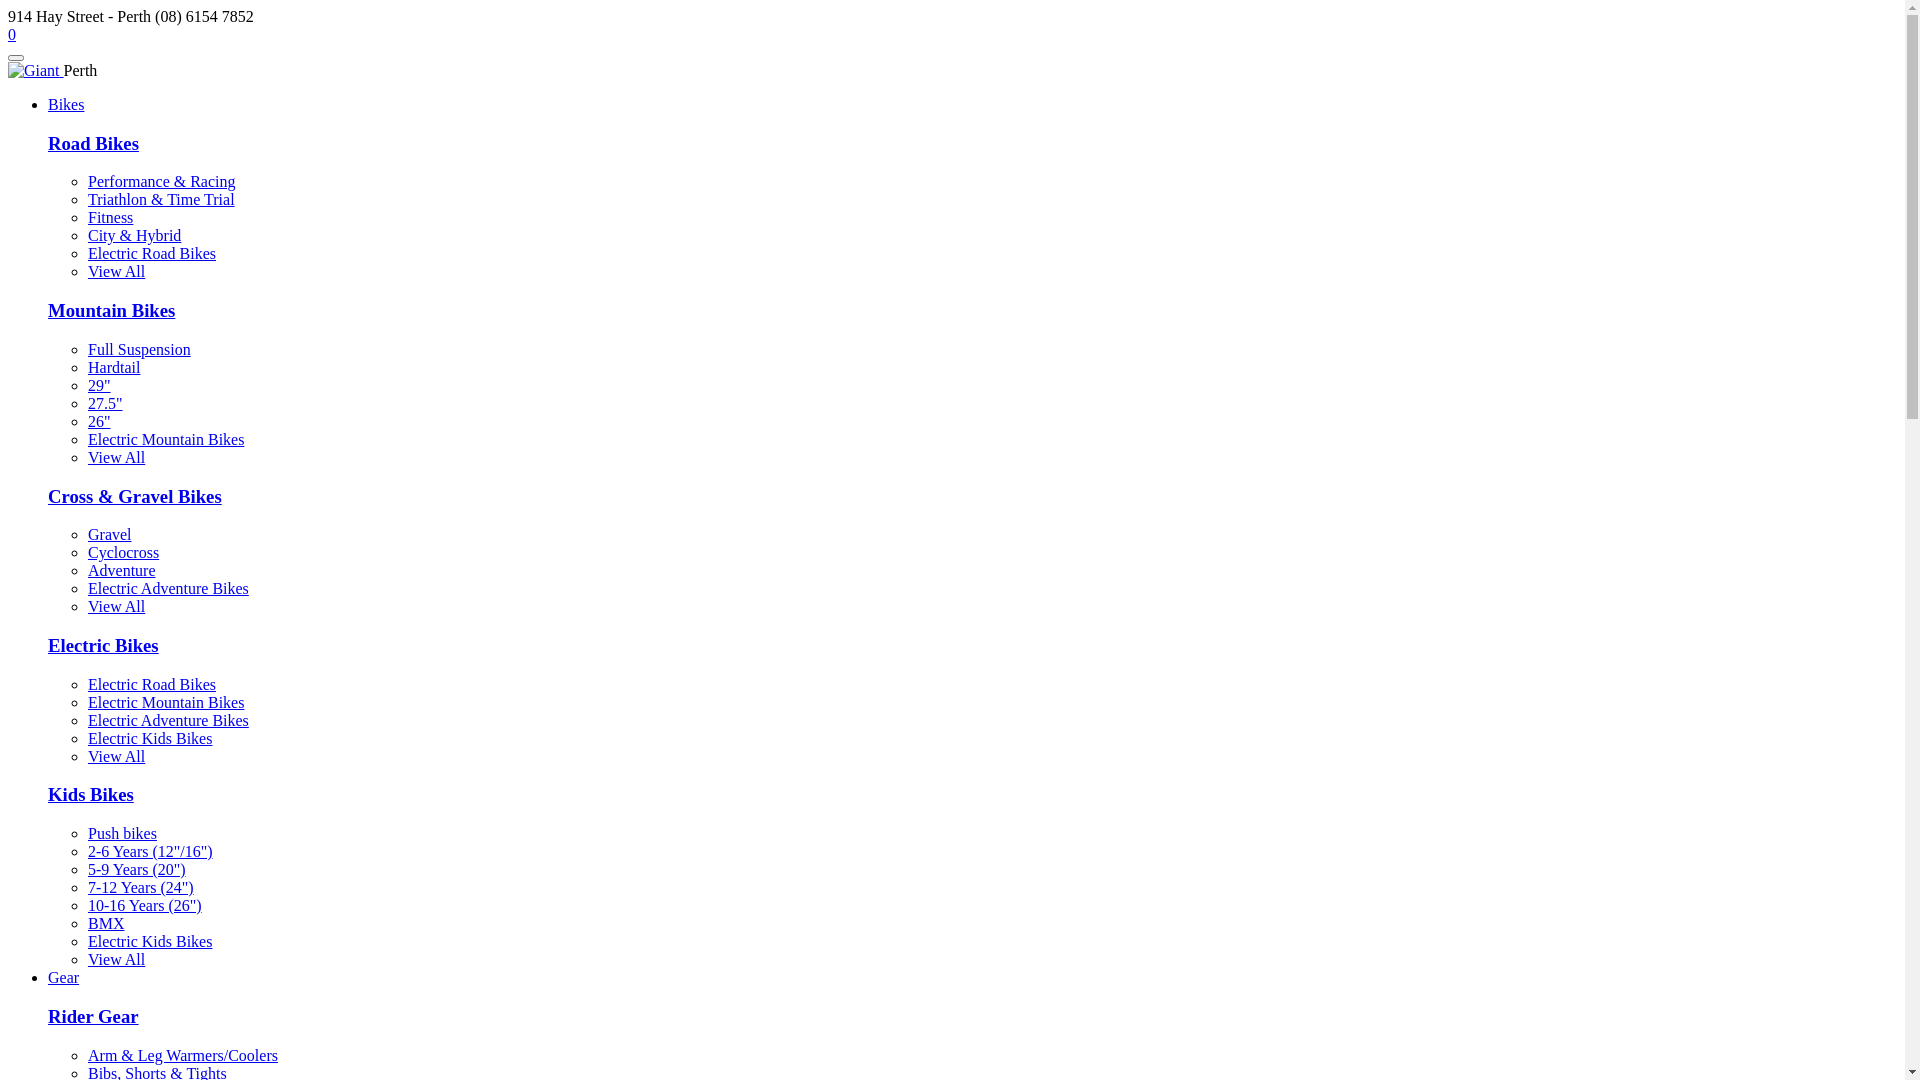 This screenshot has height=1080, width=1920. Describe the element at coordinates (92, 142) in the screenshot. I see `'Road Bikes'` at that location.